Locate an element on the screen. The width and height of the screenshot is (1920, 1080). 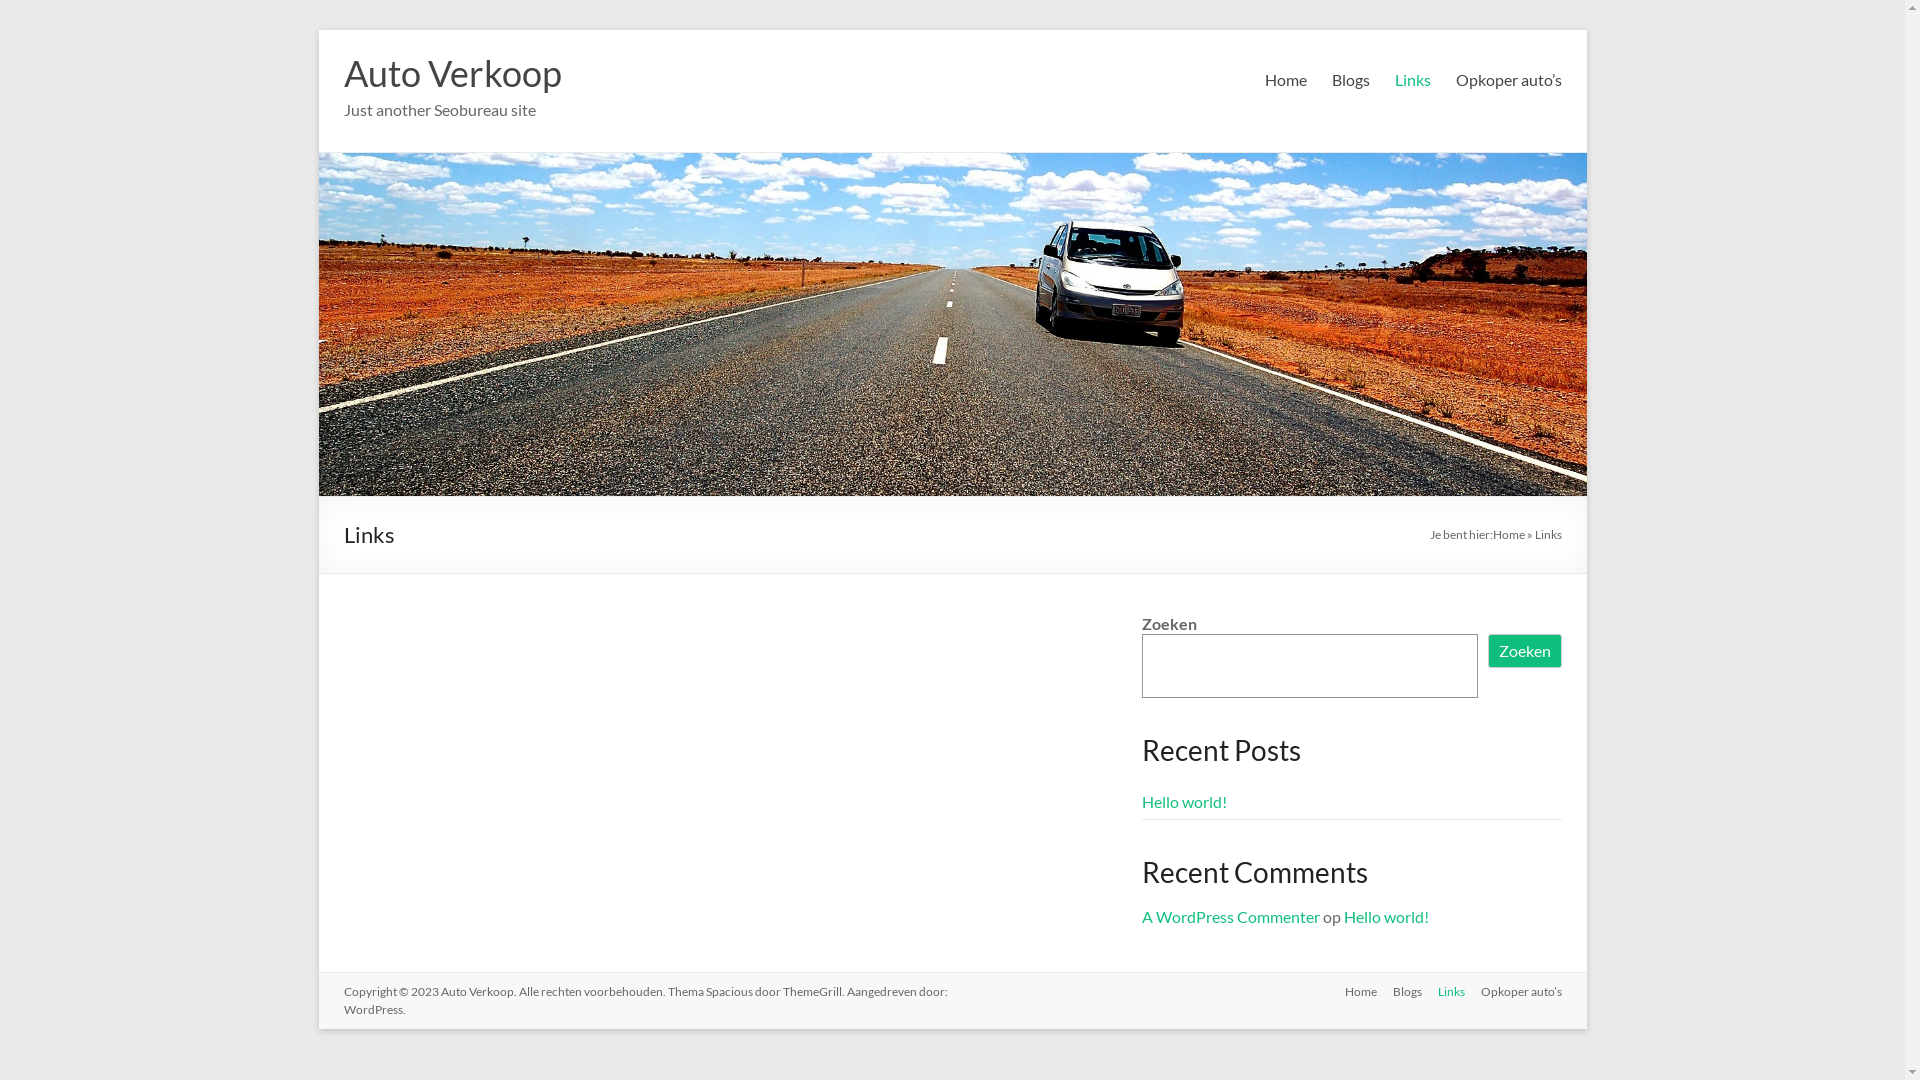
'Spacious' is located at coordinates (728, 991).